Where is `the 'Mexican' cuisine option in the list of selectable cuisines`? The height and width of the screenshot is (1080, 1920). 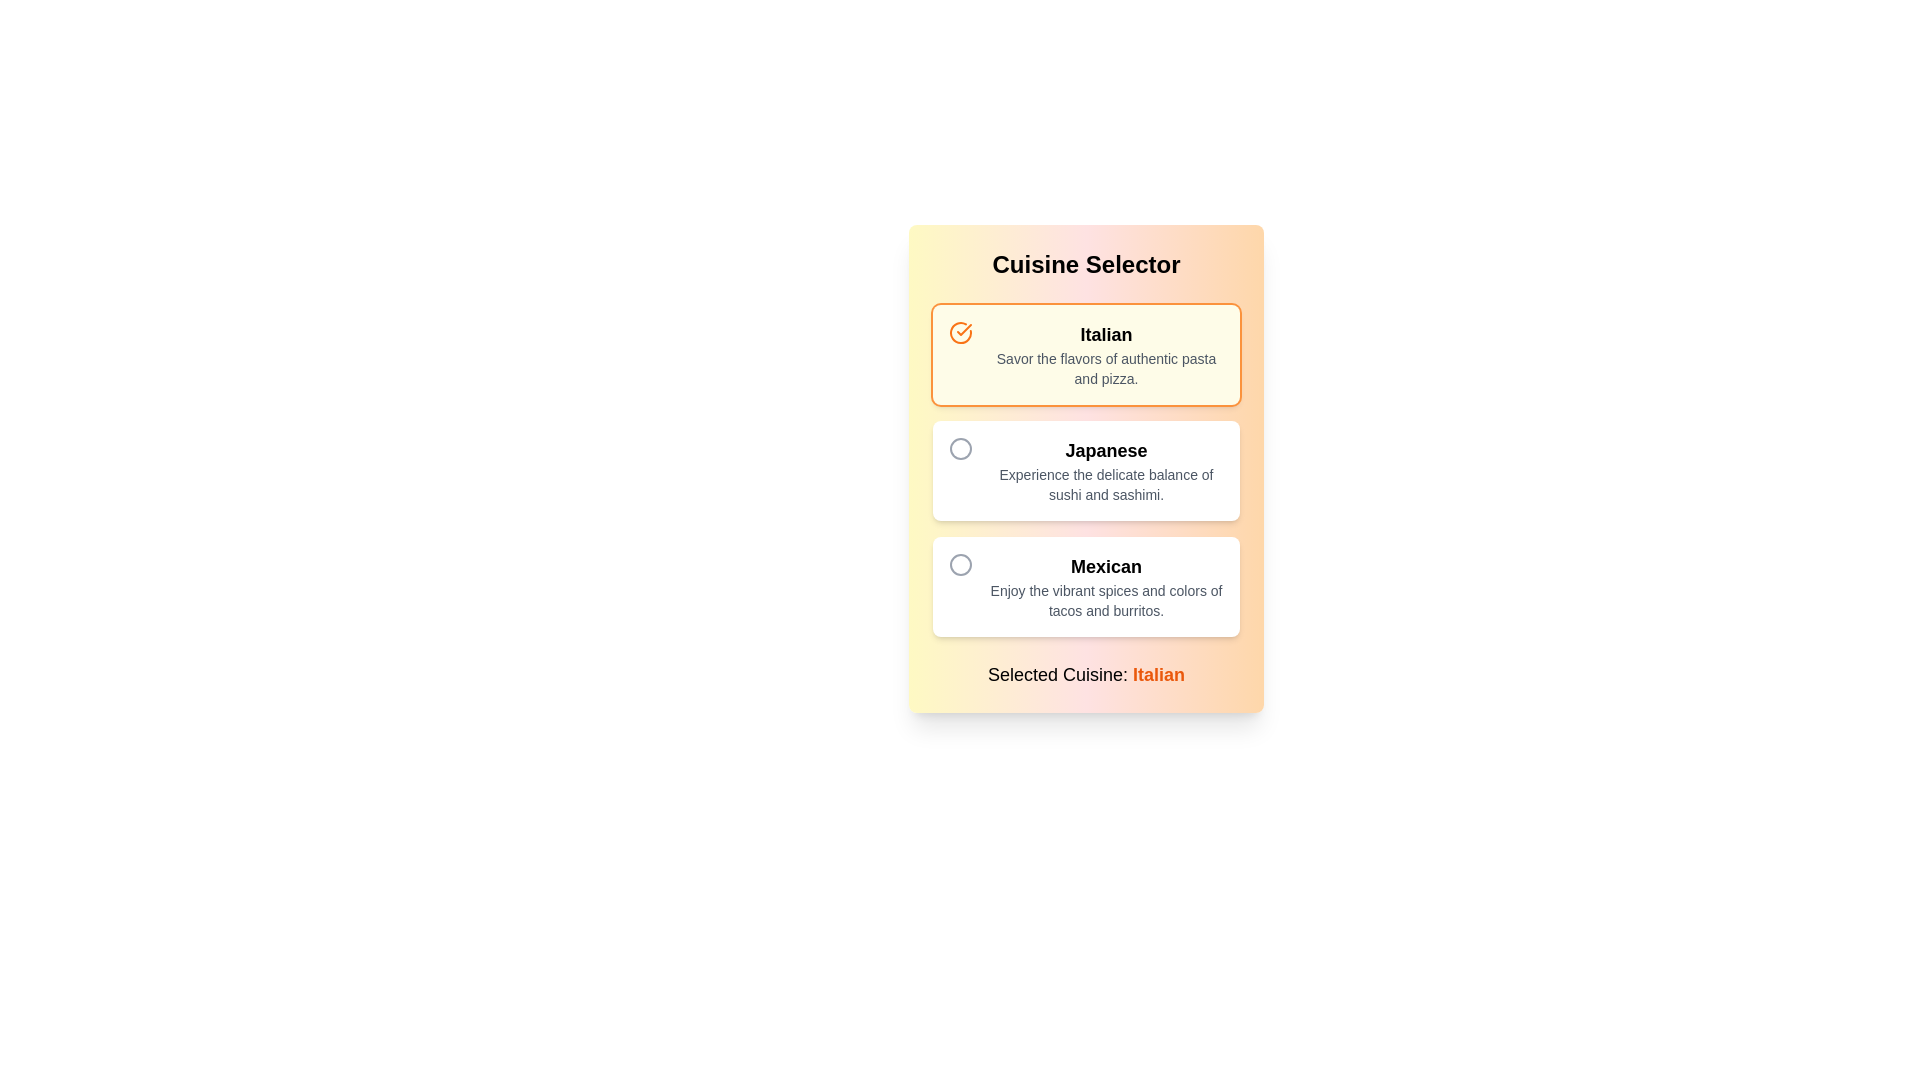 the 'Mexican' cuisine option in the list of selectable cuisines is located at coordinates (1105, 585).